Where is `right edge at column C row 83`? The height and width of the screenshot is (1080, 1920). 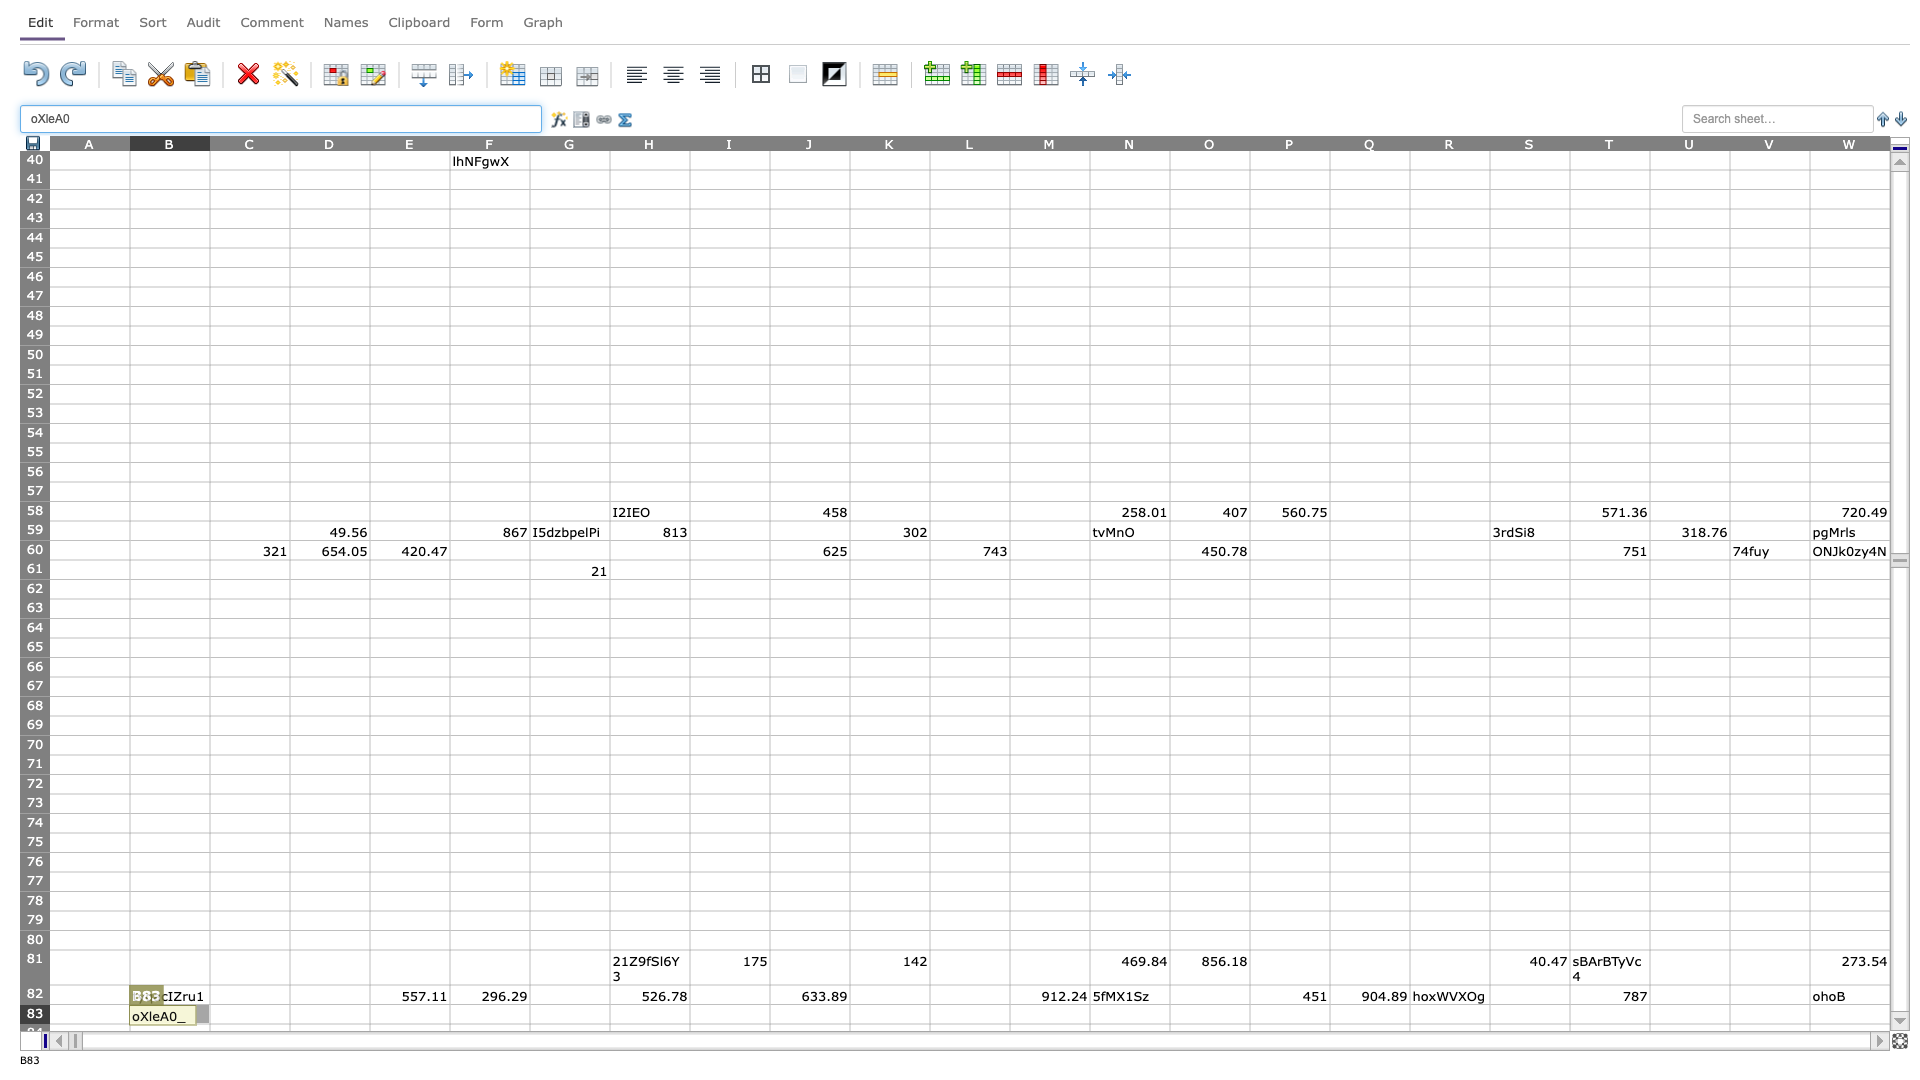
right edge at column C row 83 is located at coordinates (288, 1014).